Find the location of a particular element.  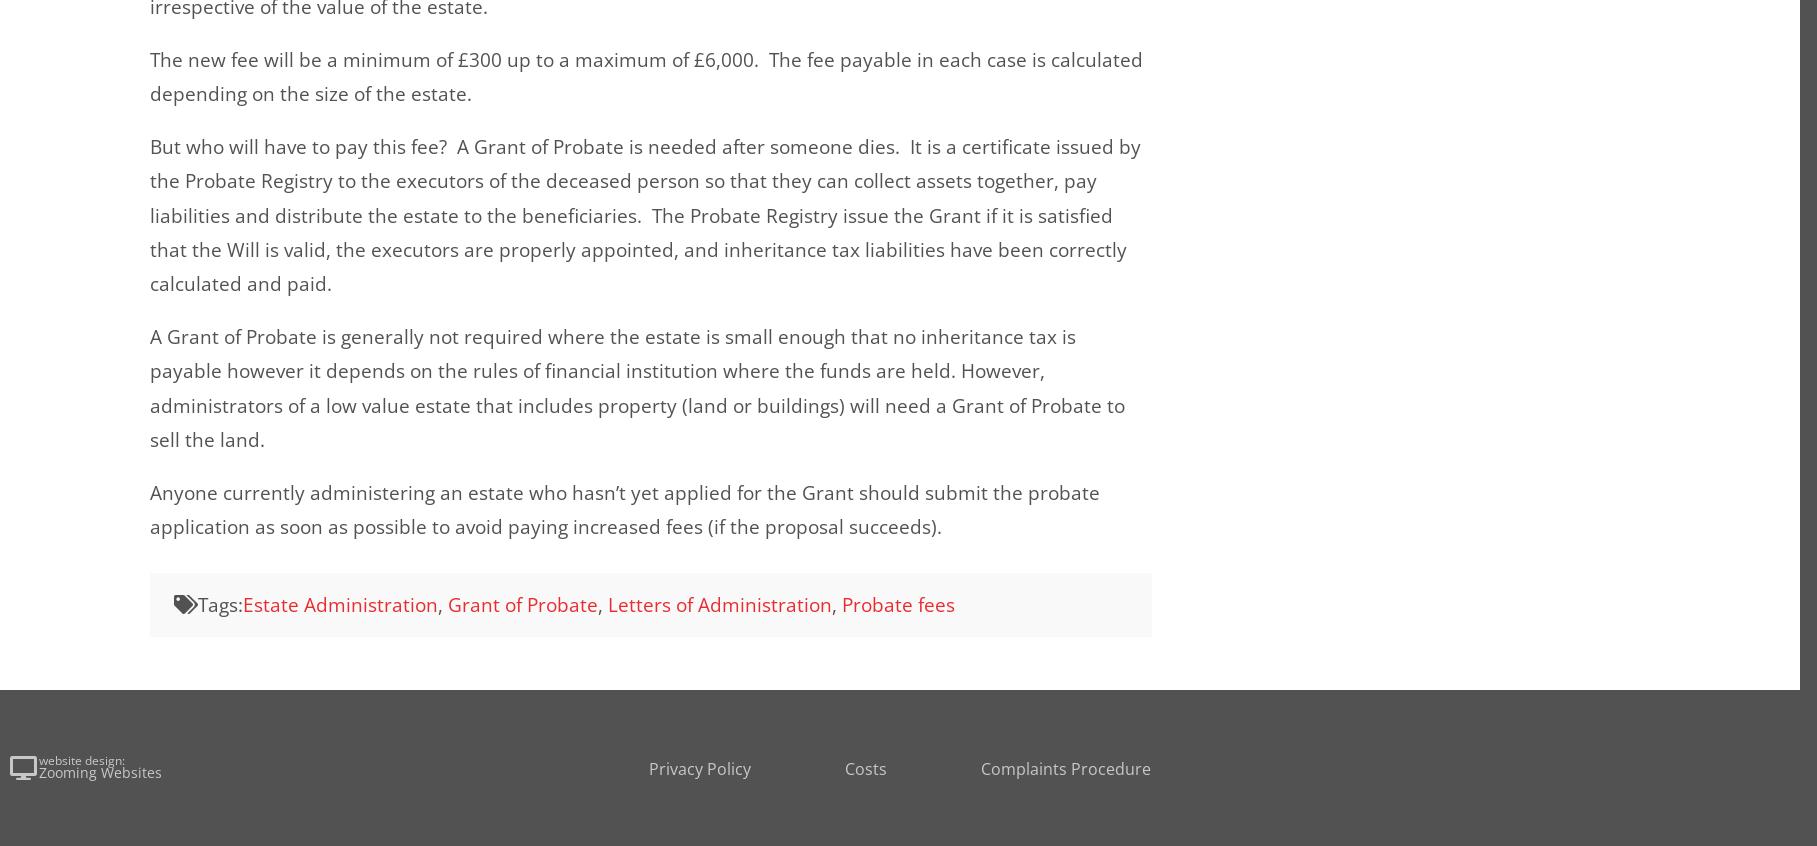

'website design:' is located at coordinates (81, 758).